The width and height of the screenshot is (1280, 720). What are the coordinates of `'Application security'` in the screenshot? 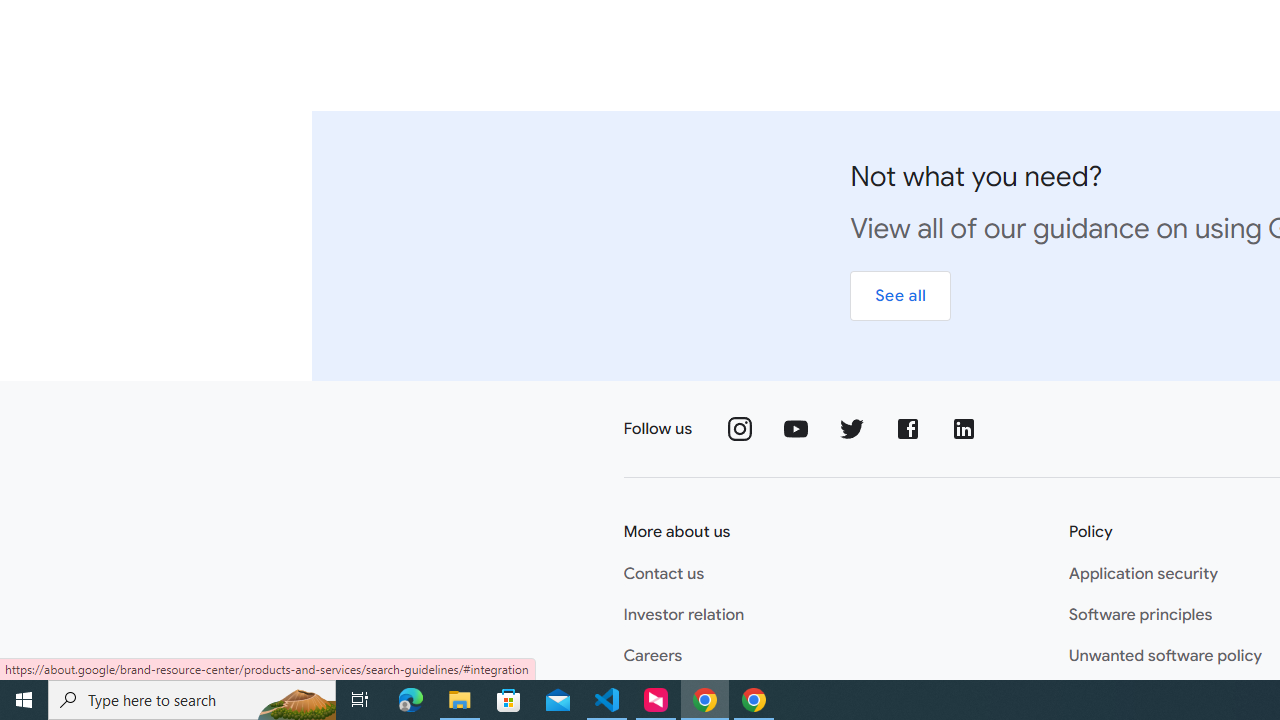 It's located at (1143, 574).